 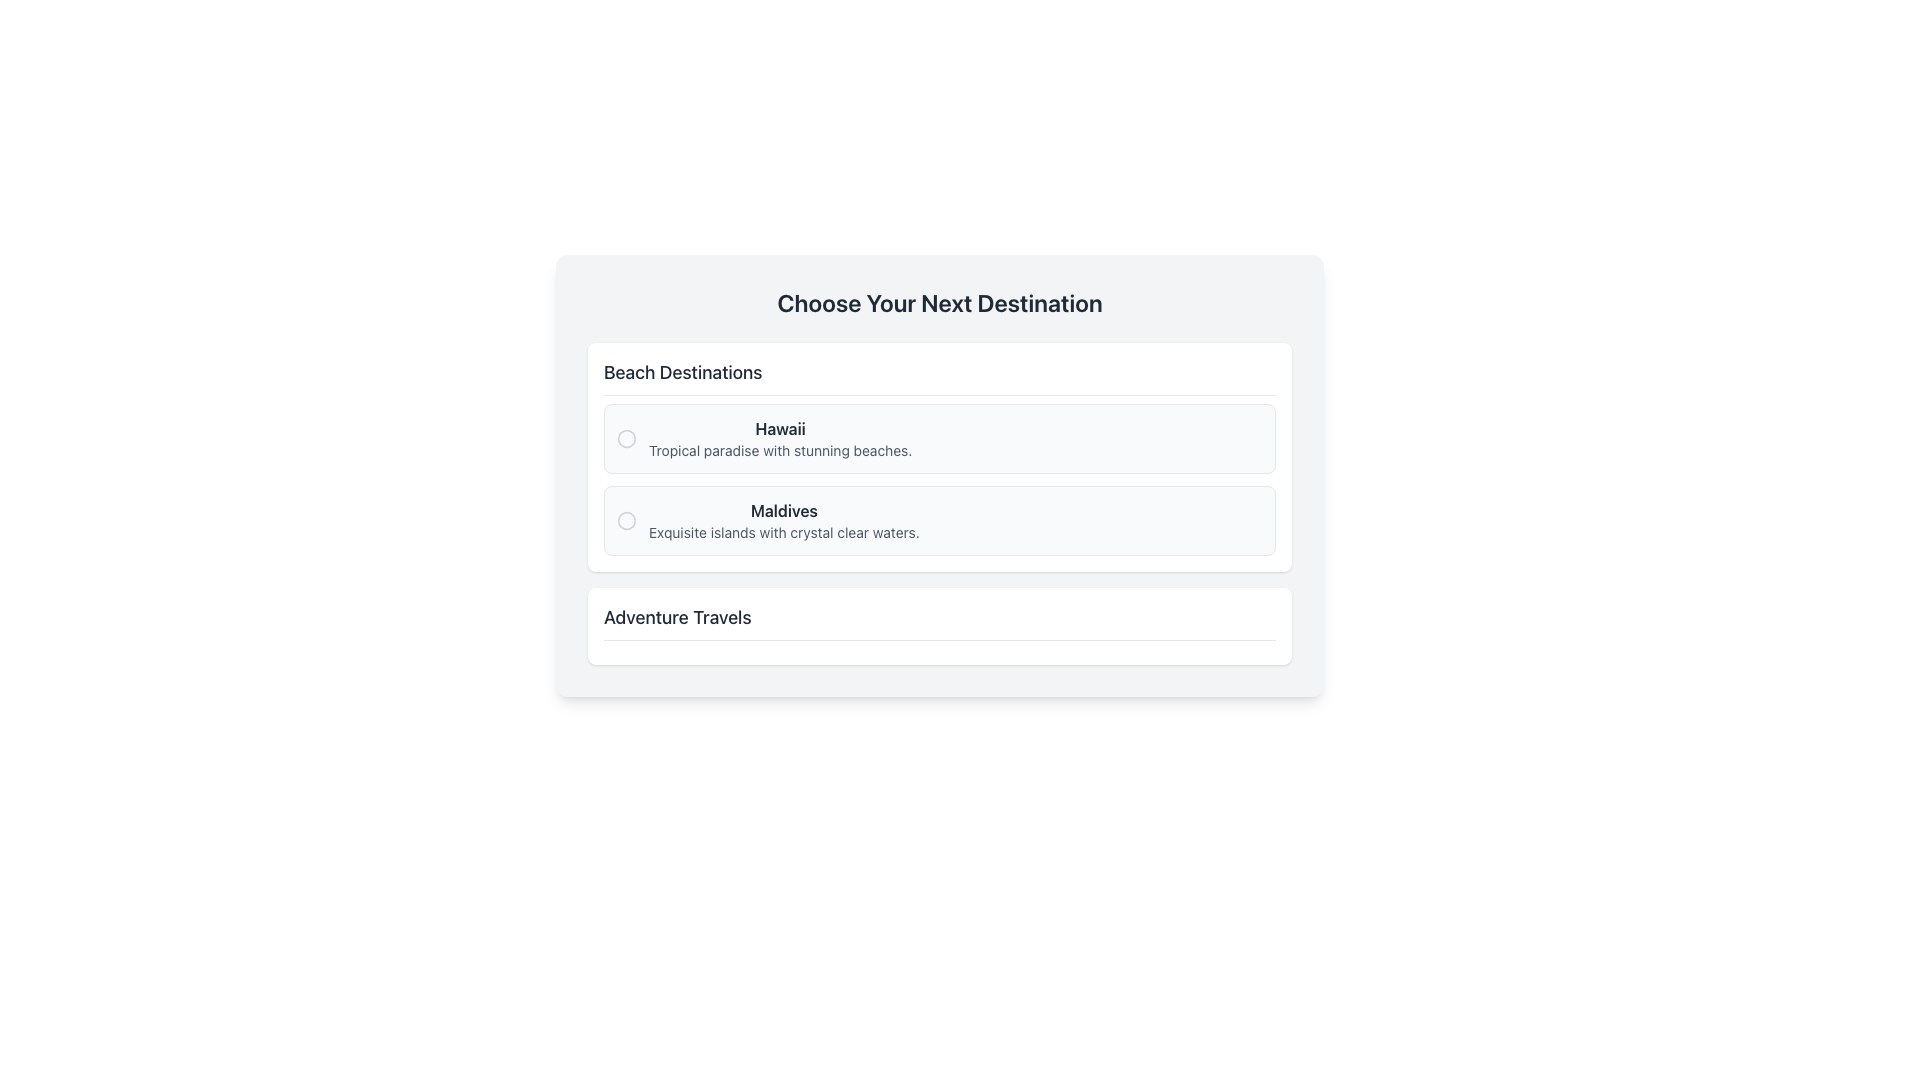 I want to click on the first radio button in the 'Beach Destinations' section, so click(x=626, y=438).